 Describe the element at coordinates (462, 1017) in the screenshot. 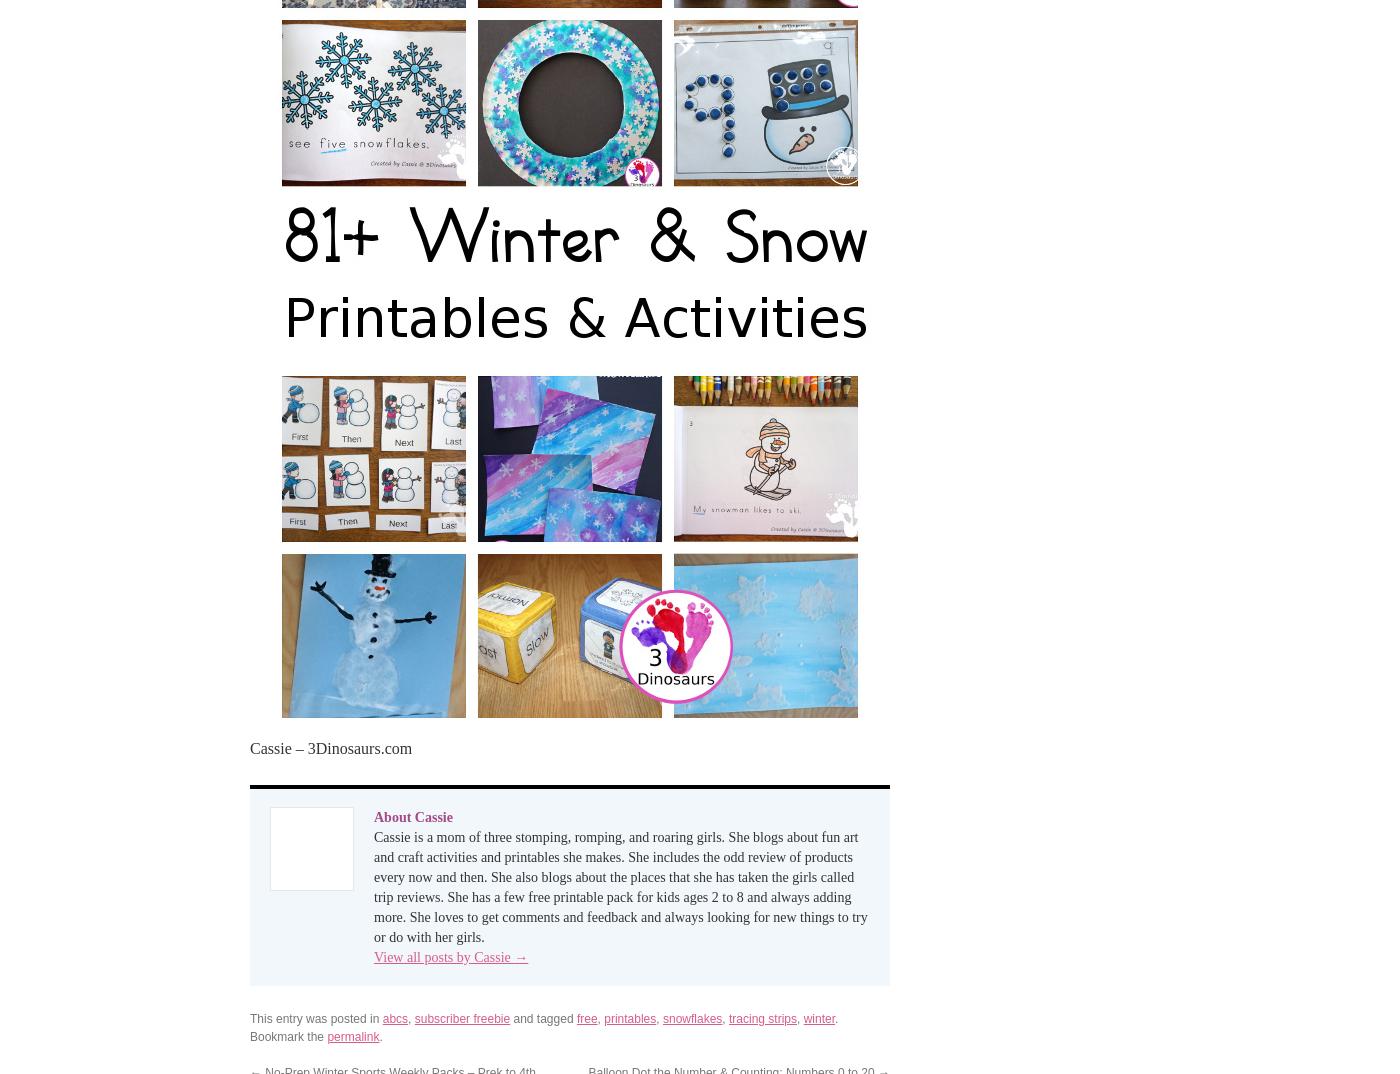

I see `'subscriber freebie'` at that location.